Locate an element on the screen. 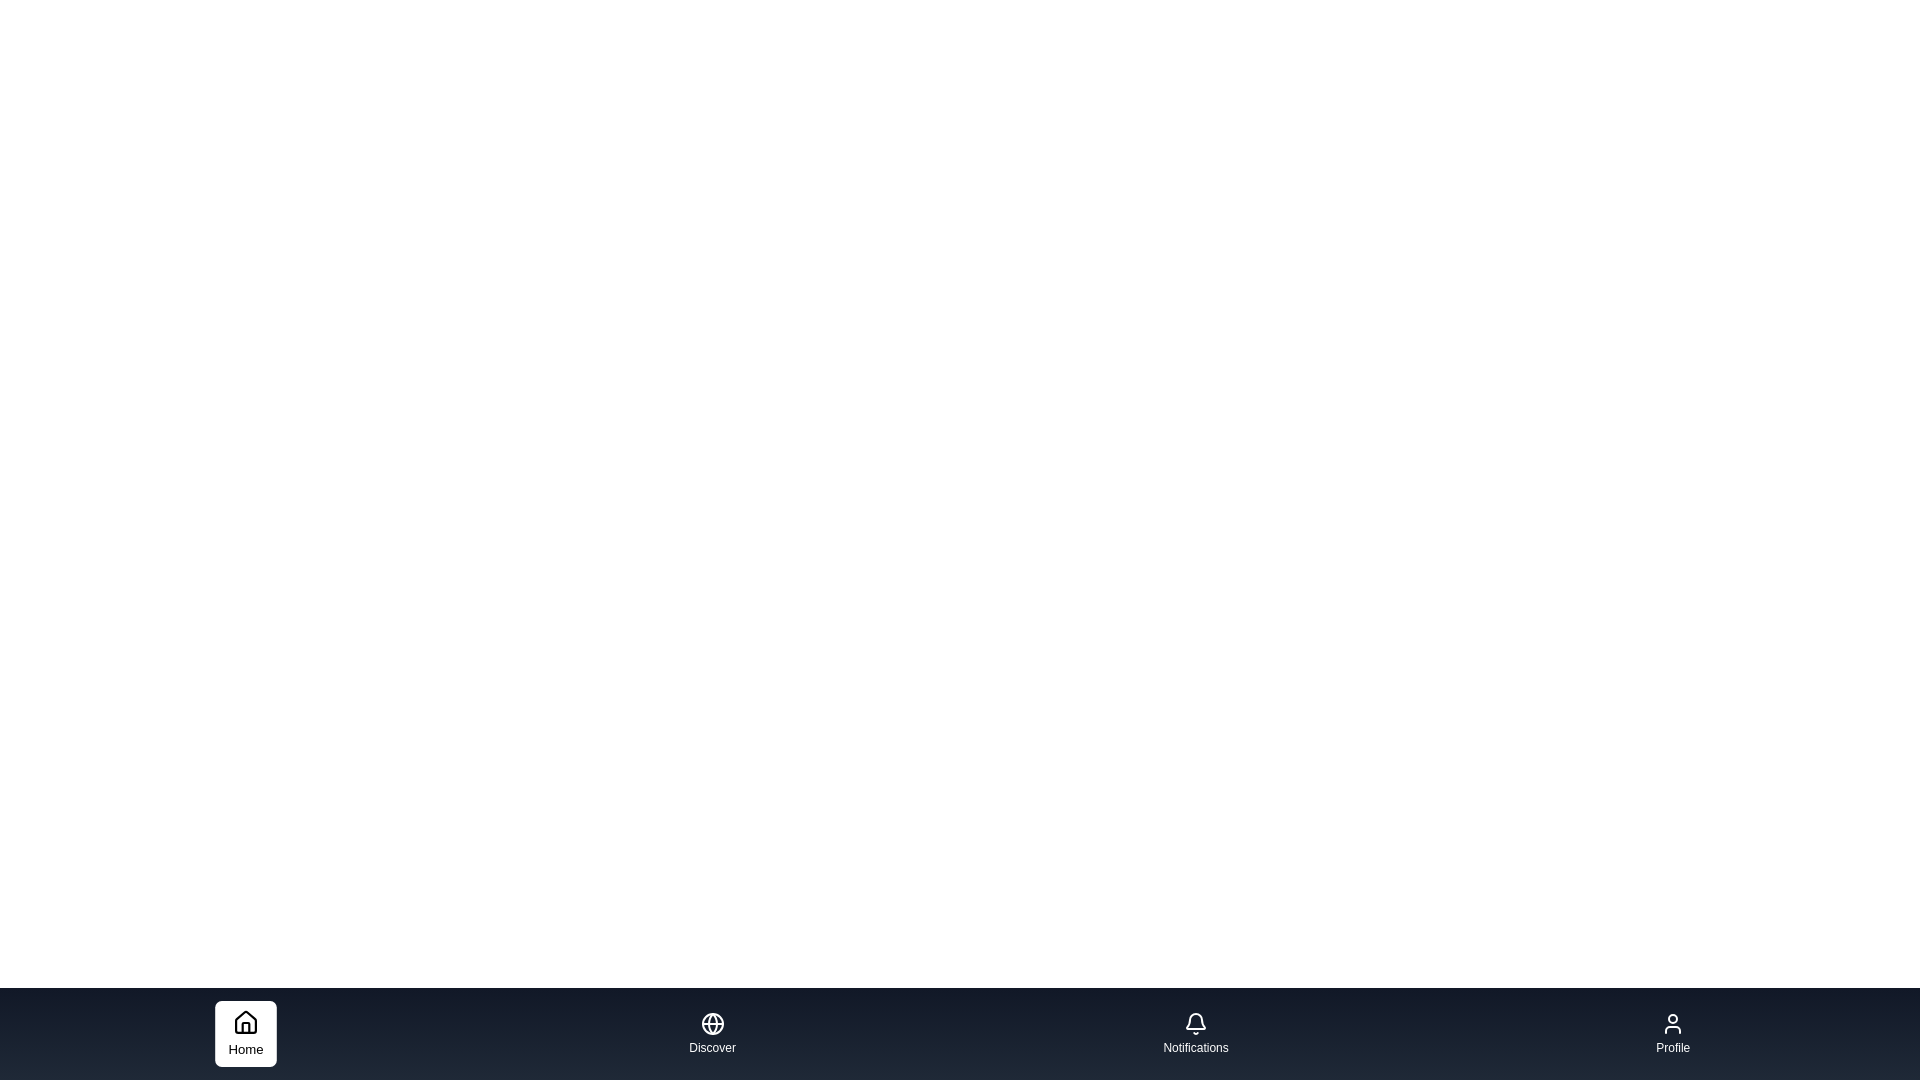 Image resolution: width=1920 pixels, height=1080 pixels. the tab labeled Profile to inspect its icon and label is located at coordinates (1673, 1033).